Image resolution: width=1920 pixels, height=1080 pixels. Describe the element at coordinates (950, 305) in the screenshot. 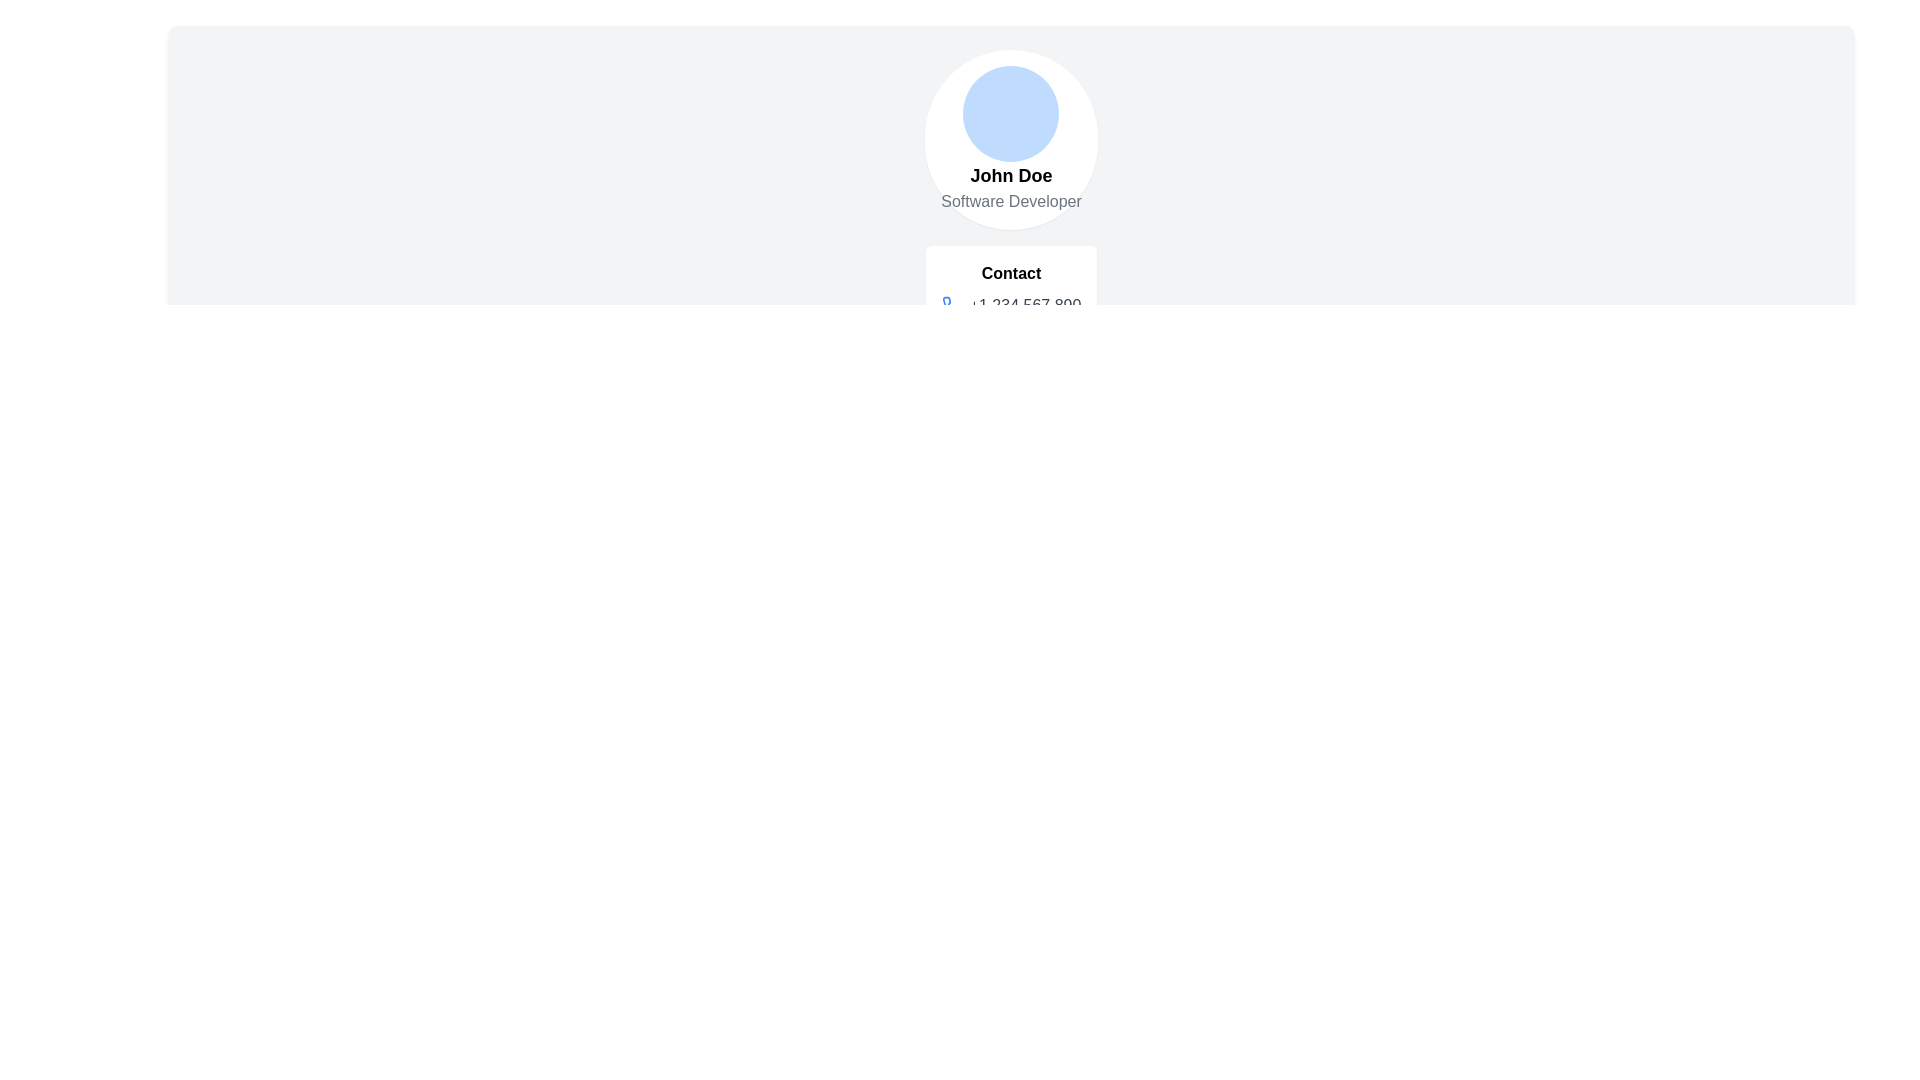

I see `the phone icon, which consists of a stylized telephone receiver in thin blue lines, located below the 'Contact' heading and aligned with the contact information area` at that location.